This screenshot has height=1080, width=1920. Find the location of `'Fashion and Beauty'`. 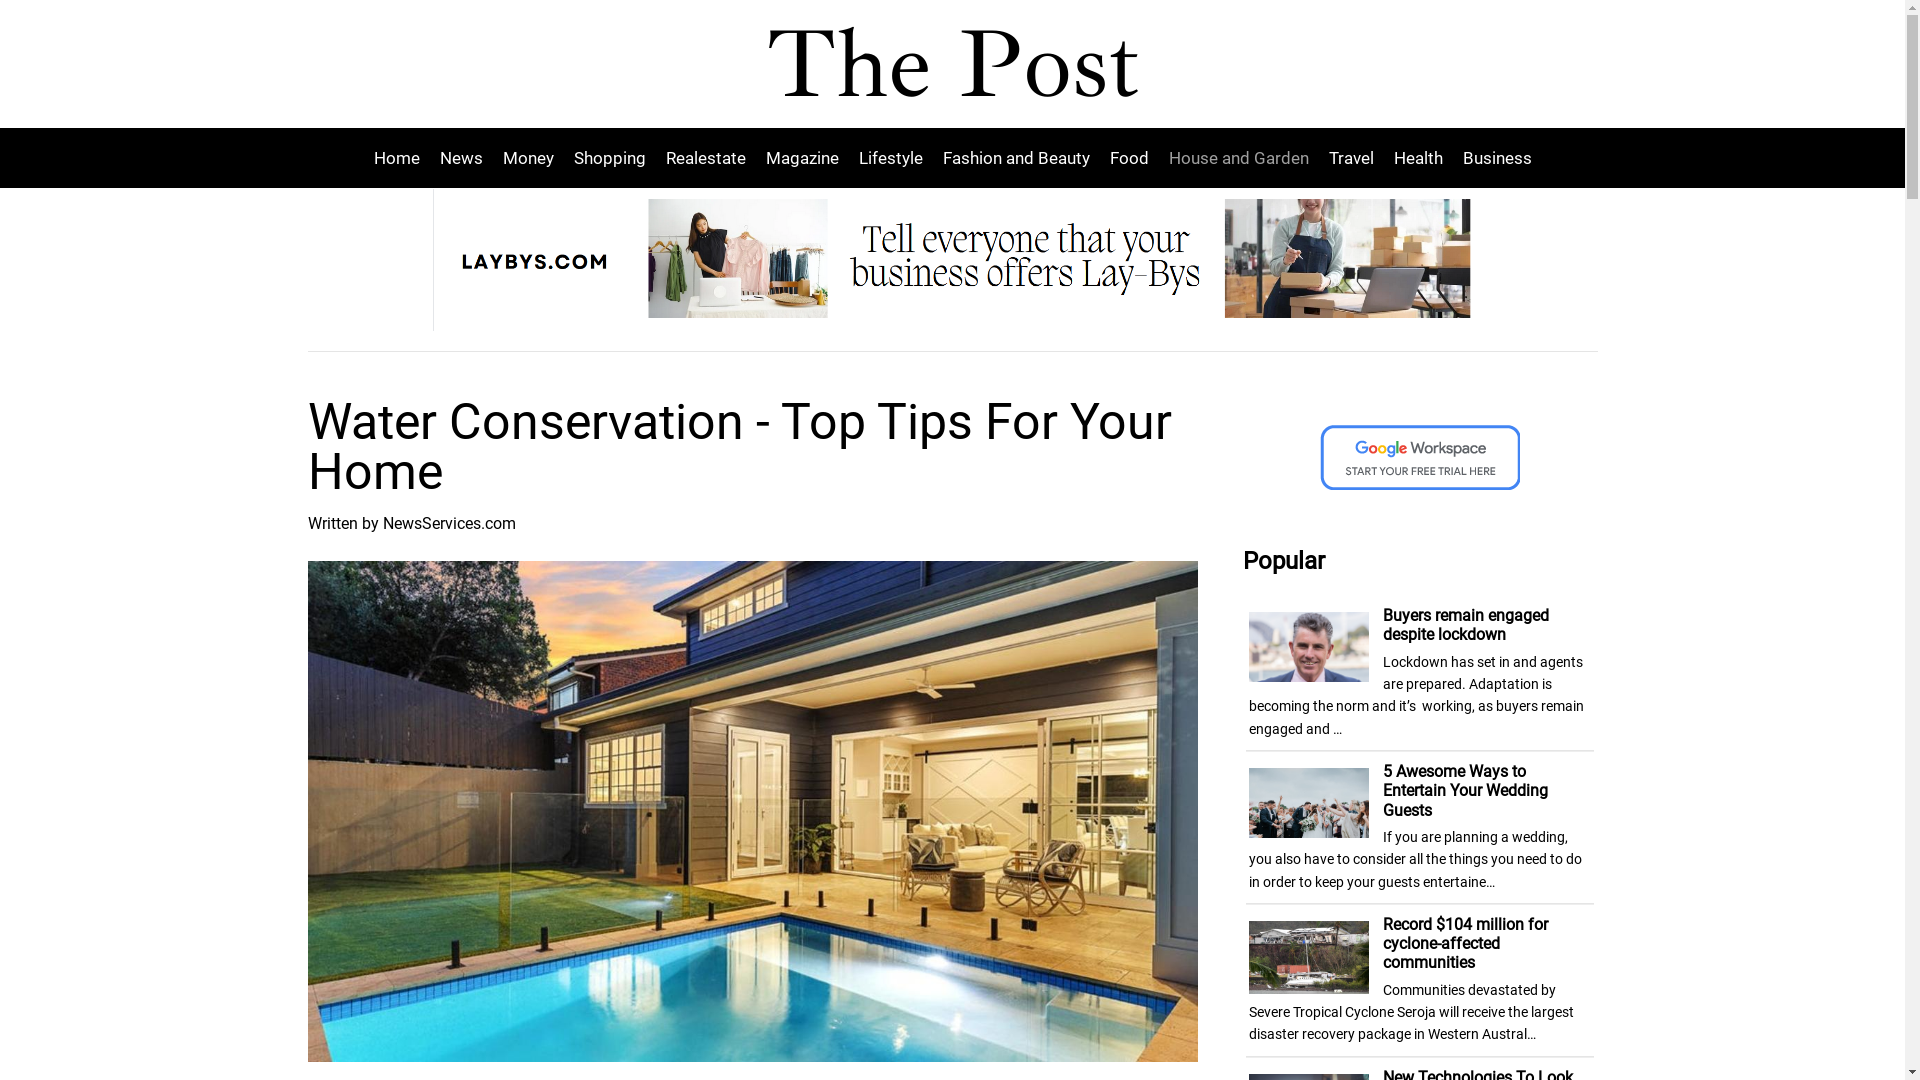

'Fashion and Beauty' is located at coordinates (1015, 157).